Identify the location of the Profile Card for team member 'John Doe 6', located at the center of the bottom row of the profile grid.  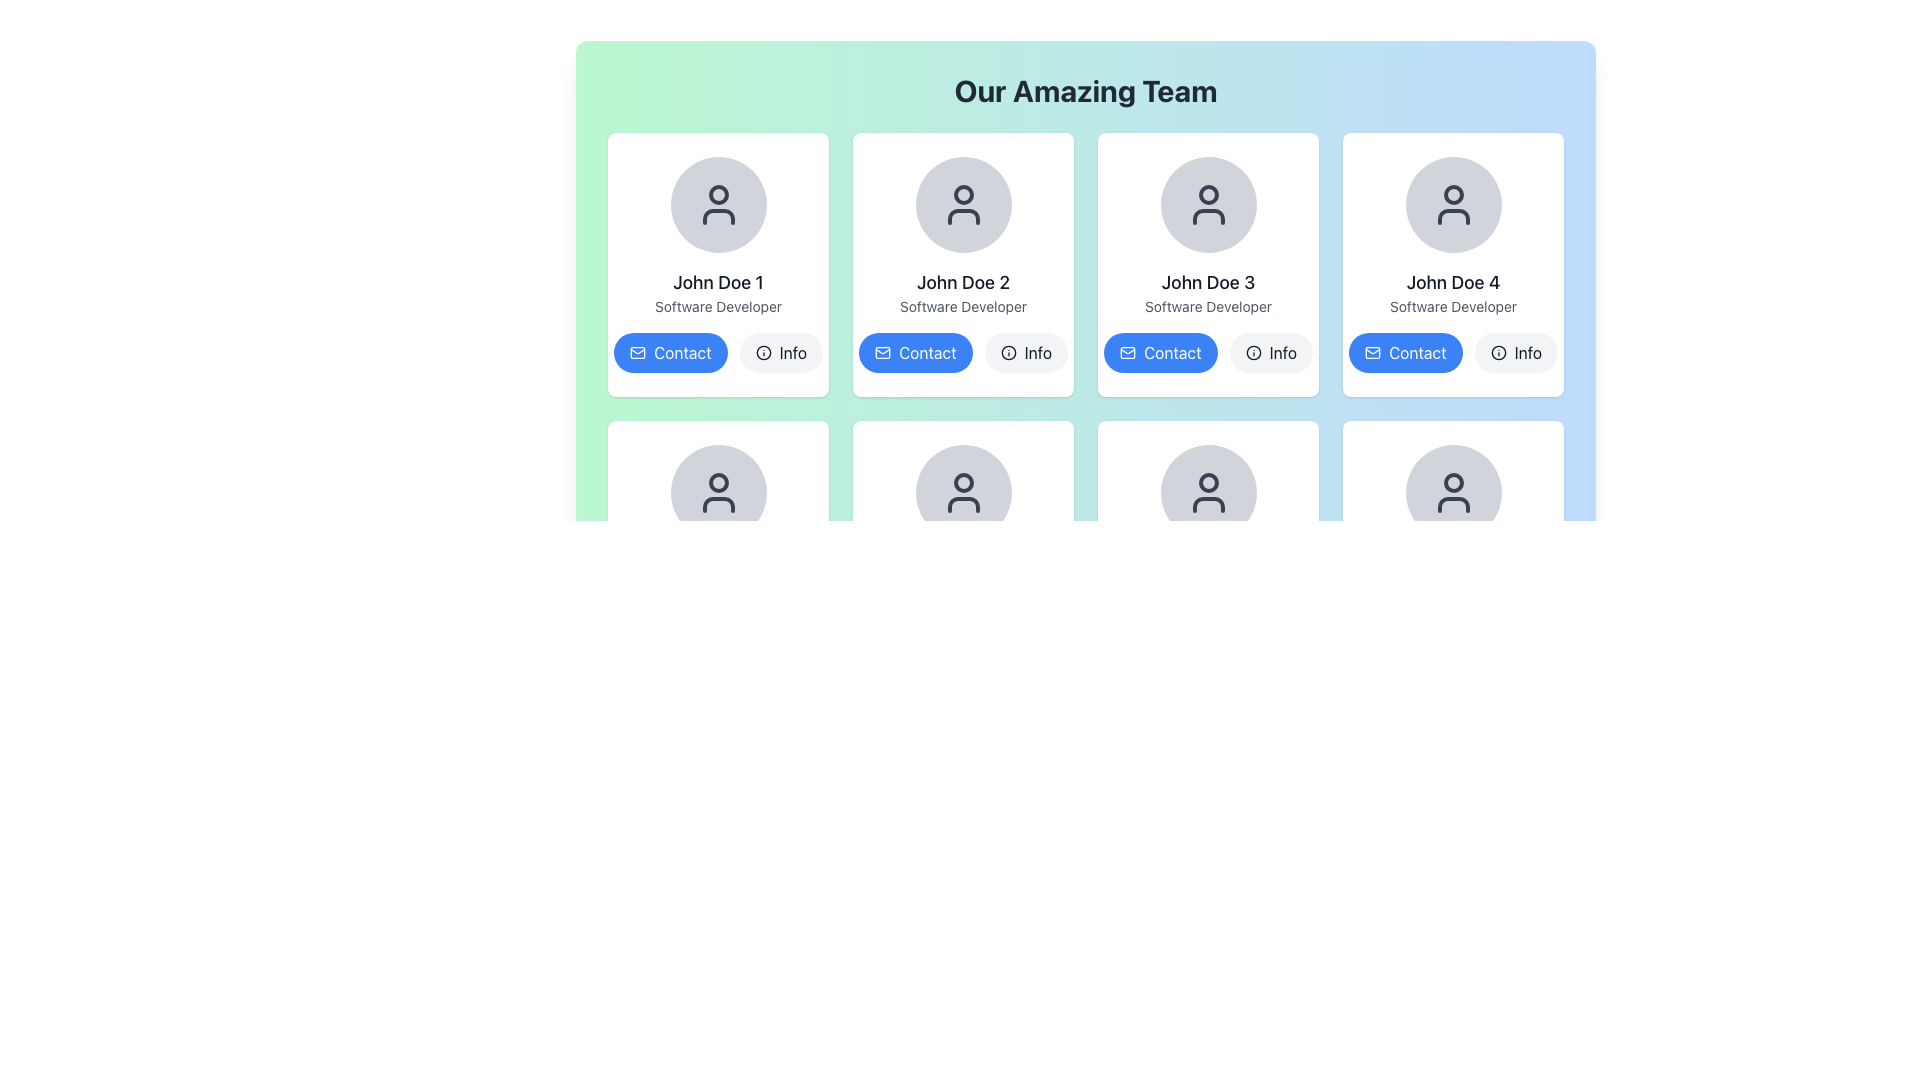
(963, 552).